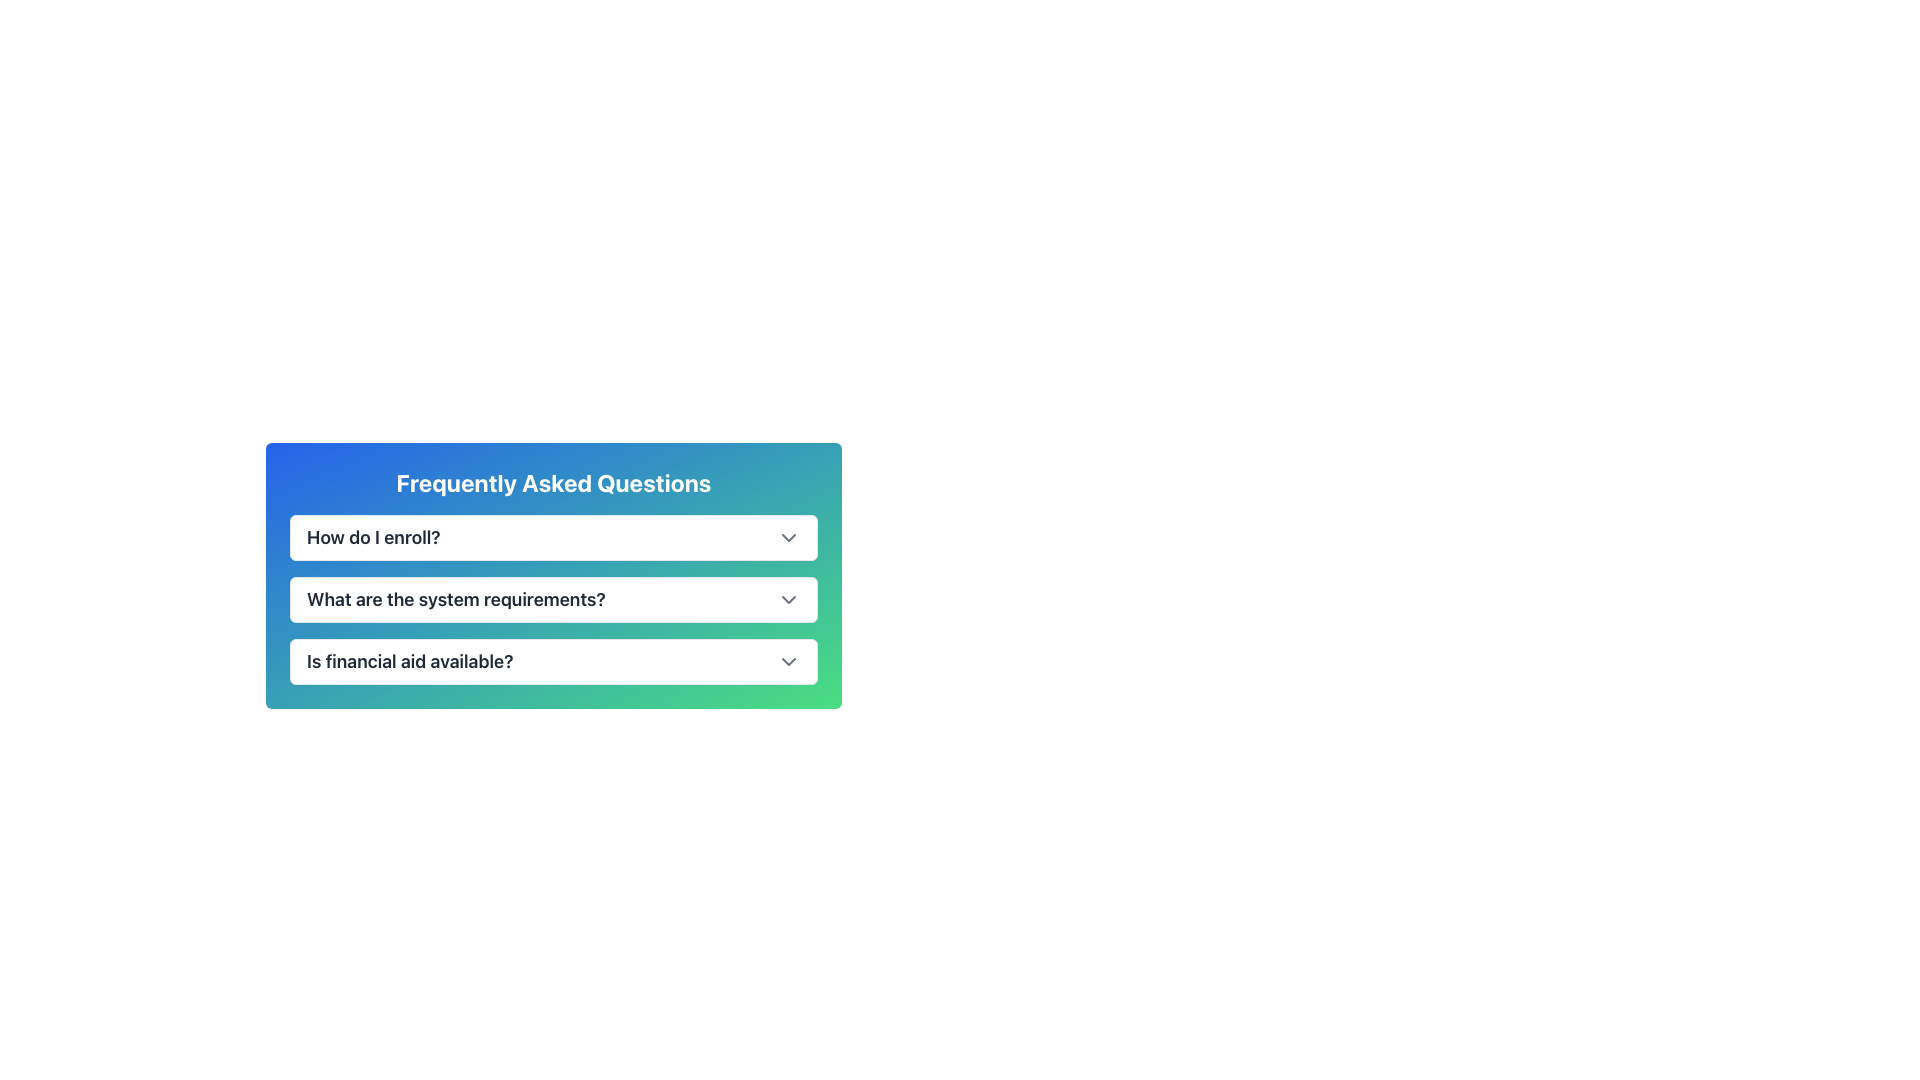  Describe the element at coordinates (787, 536) in the screenshot. I see `the gray downward-pointing chevron icon next to the 'How do I enroll?' text` at that location.